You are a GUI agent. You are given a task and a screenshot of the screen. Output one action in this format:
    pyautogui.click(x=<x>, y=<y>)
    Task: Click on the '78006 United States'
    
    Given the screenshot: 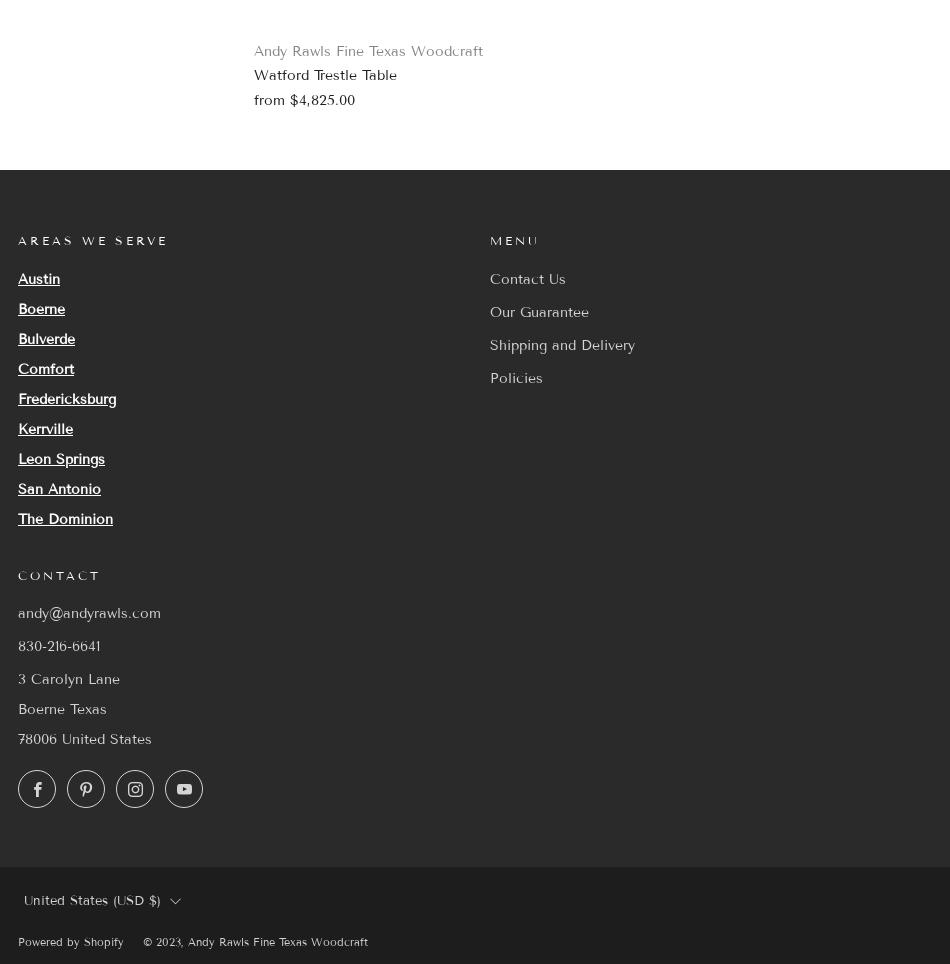 What is the action you would take?
    pyautogui.click(x=17, y=738)
    